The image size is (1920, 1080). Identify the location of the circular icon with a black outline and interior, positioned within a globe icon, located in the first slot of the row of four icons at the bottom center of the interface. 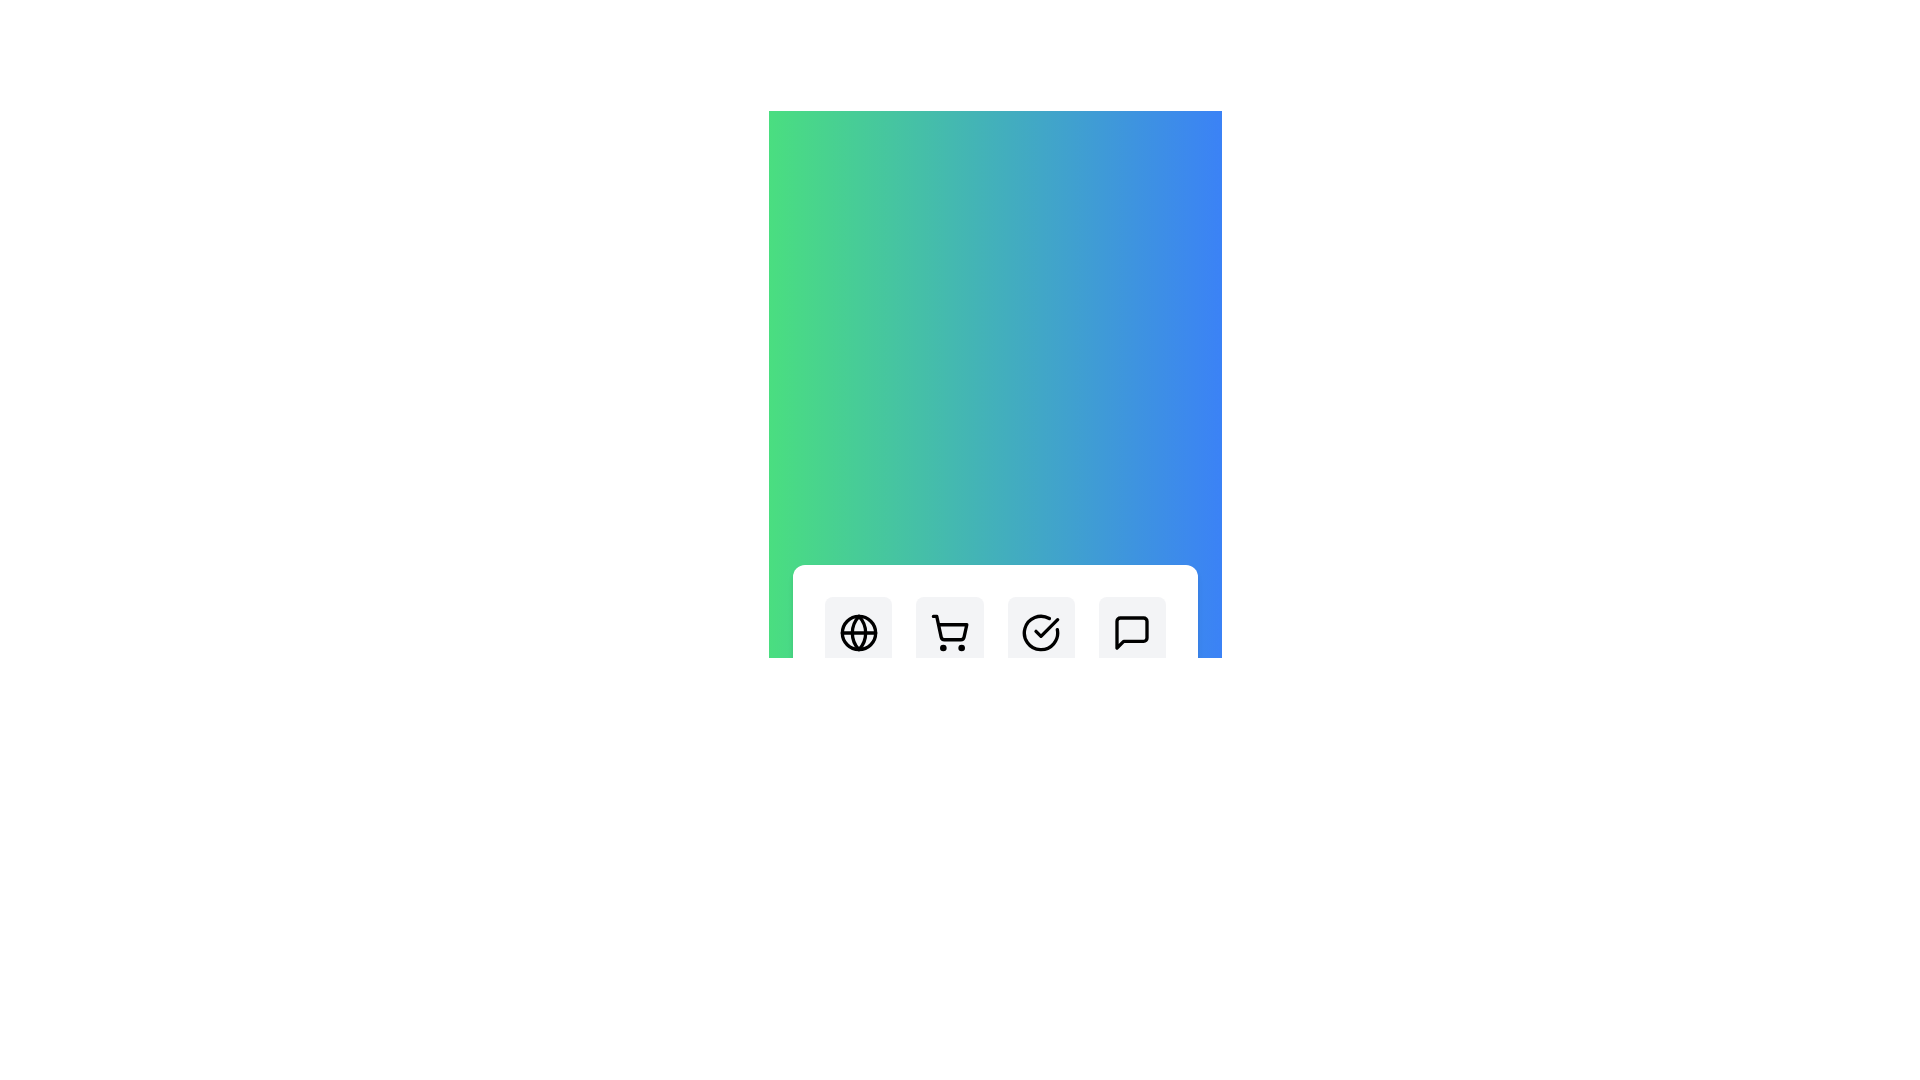
(858, 632).